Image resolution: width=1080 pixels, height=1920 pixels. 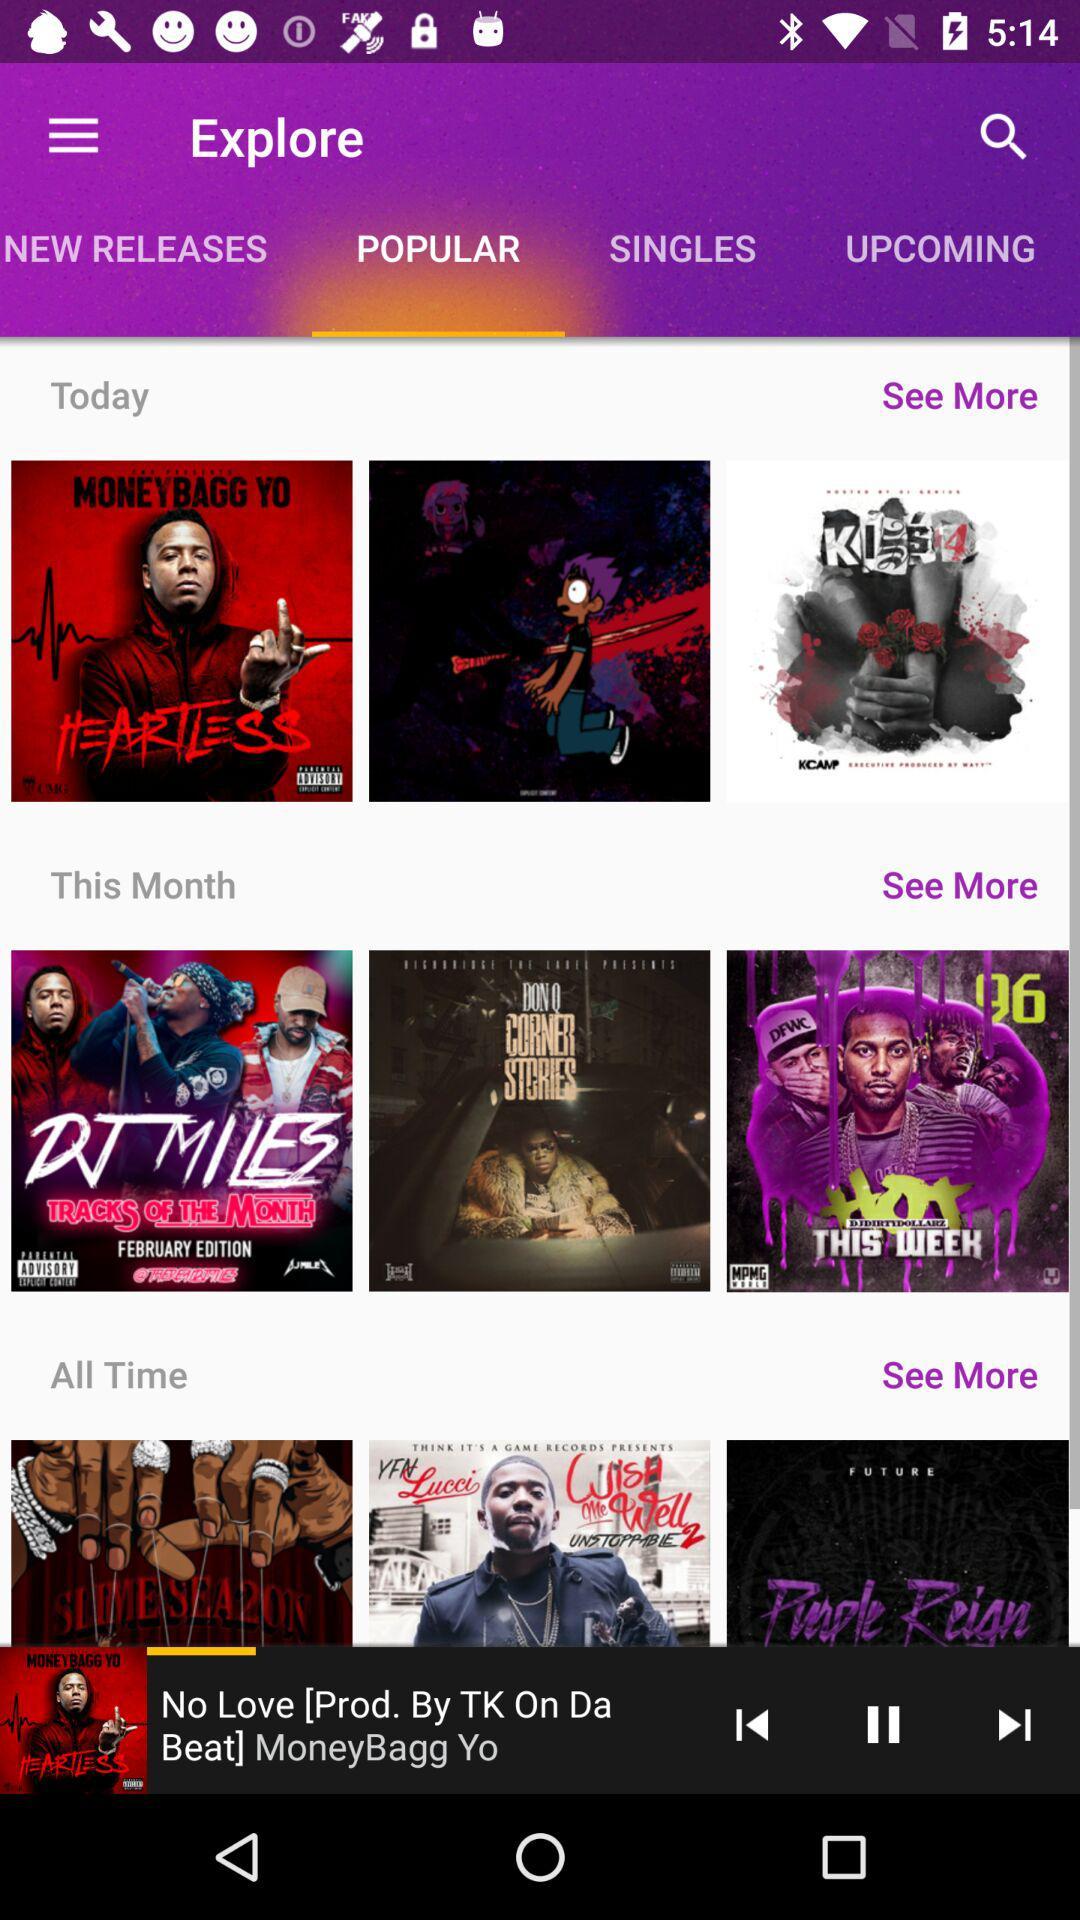 What do you see at coordinates (681, 246) in the screenshot?
I see `singles item` at bounding box center [681, 246].